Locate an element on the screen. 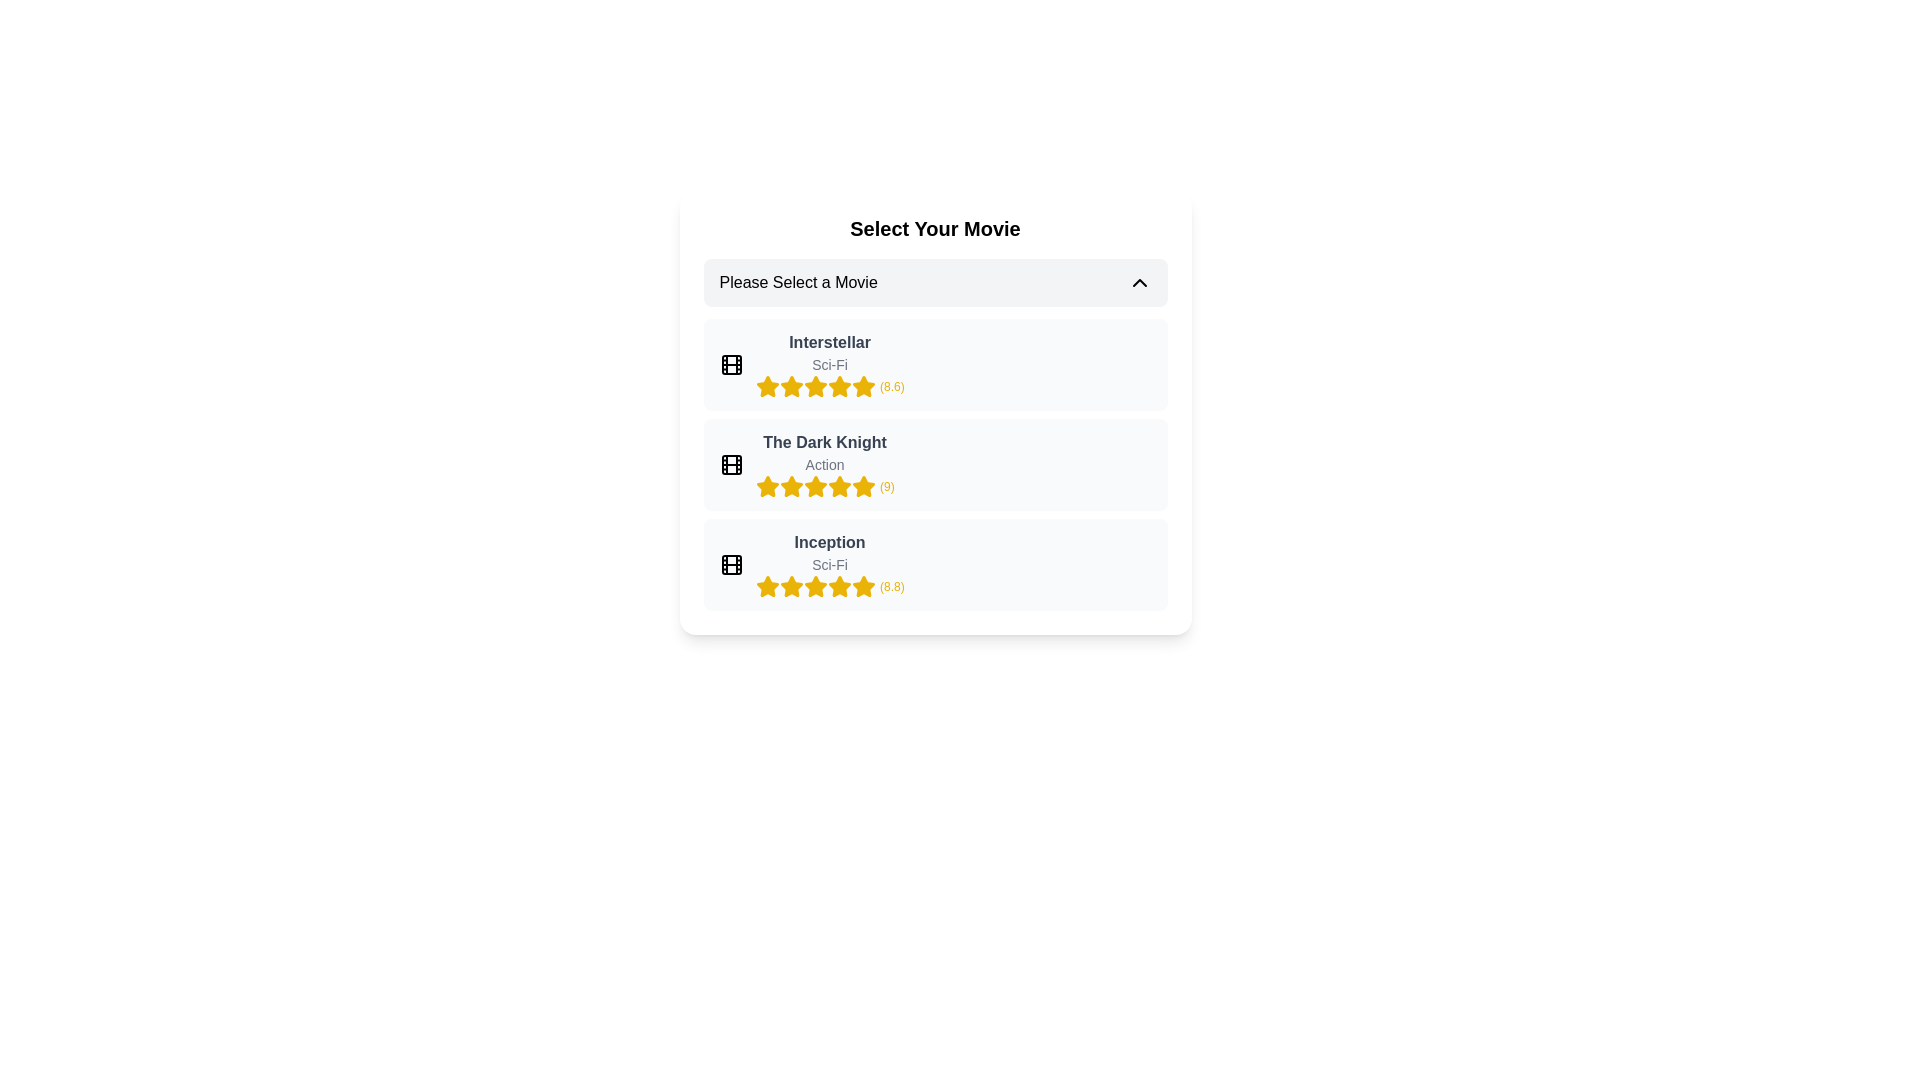 This screenshot has width=1920, height=1080. the text element displaying the numerical rating count for 'The Dark Knight', positioned immediately to the right of the yellow stars in the second movie rating row is located at coordinates (886, 486).